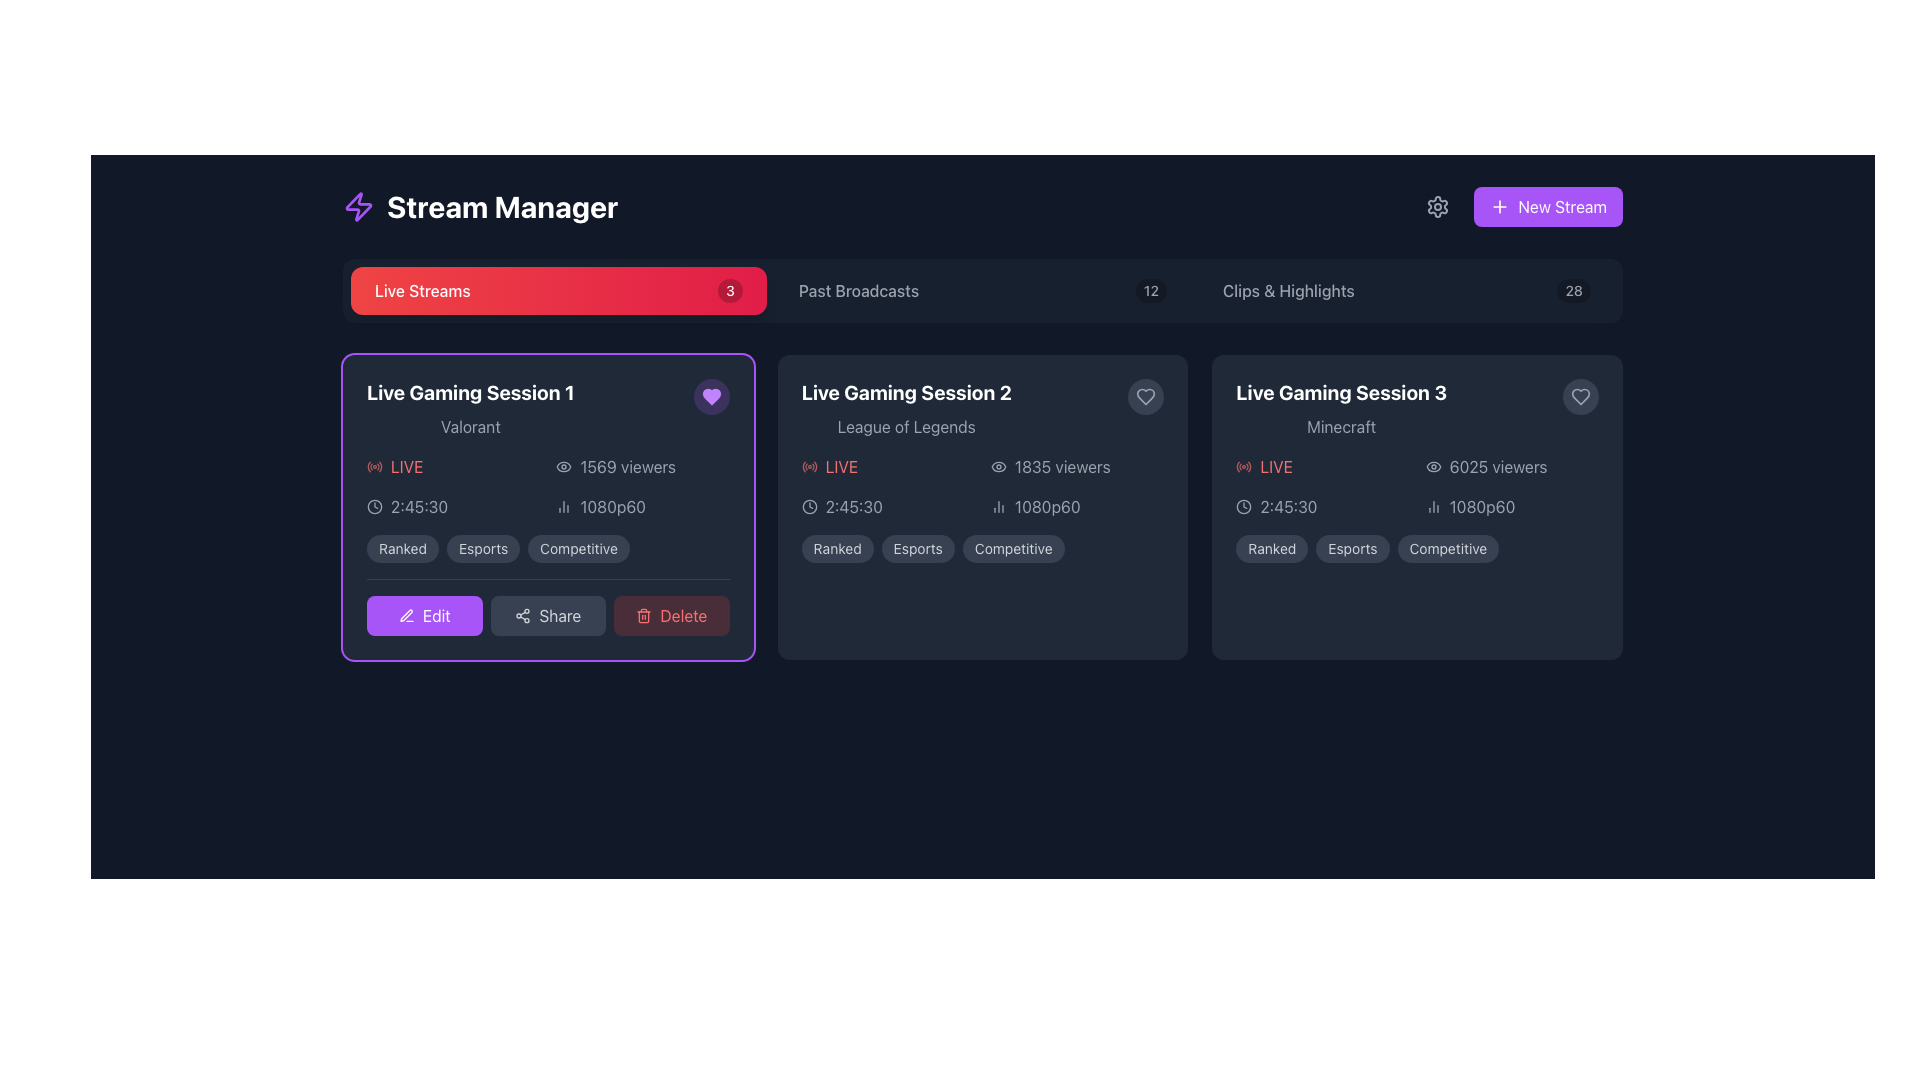 This screenshot has width=1920, height=1080. I want to click on the 'Ranked' label indicating the classification of the gaming session in the metadata section of the card for 'Live Gaming Session 2', so click(837, 548).